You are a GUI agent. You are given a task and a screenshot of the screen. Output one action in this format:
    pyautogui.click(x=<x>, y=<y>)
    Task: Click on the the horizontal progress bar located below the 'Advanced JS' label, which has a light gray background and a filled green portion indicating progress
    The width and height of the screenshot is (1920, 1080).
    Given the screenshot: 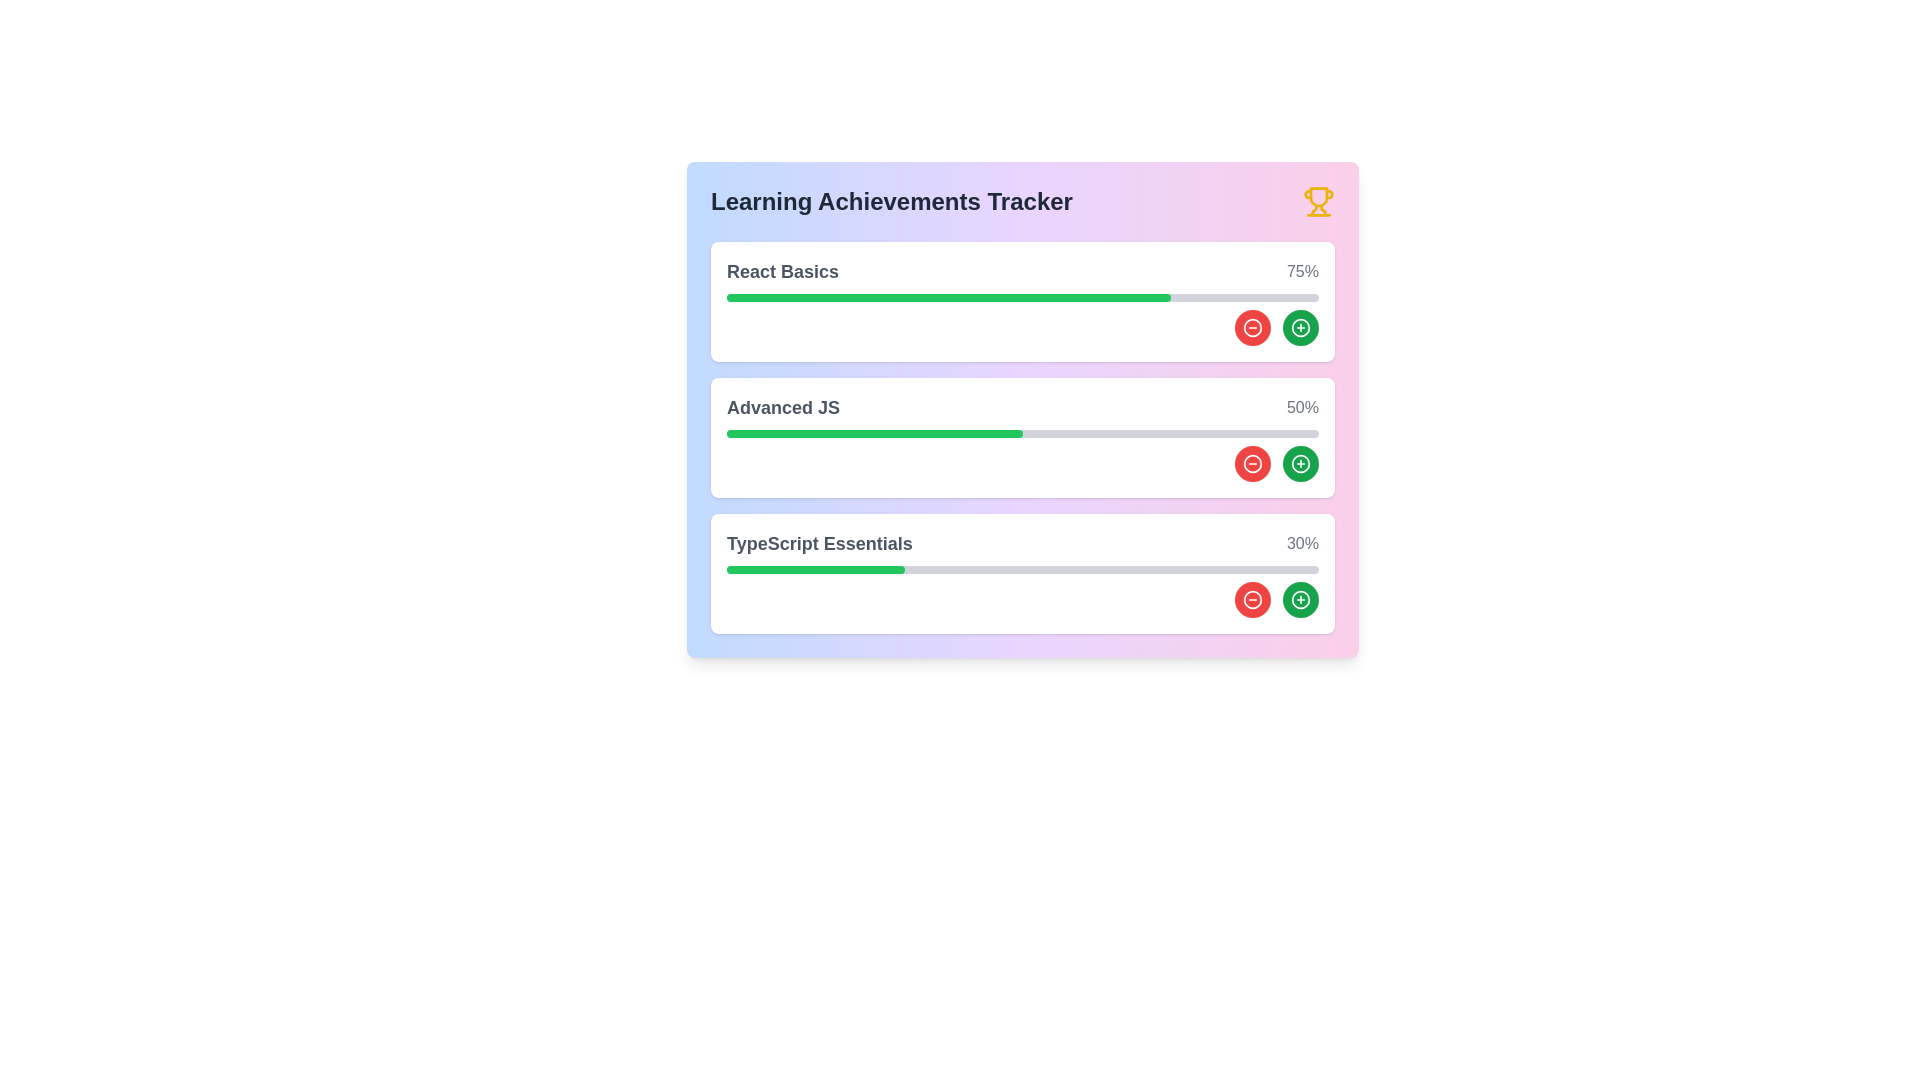 What is the action you would take?
    pyautogui.click(x=1022, y=433)
    